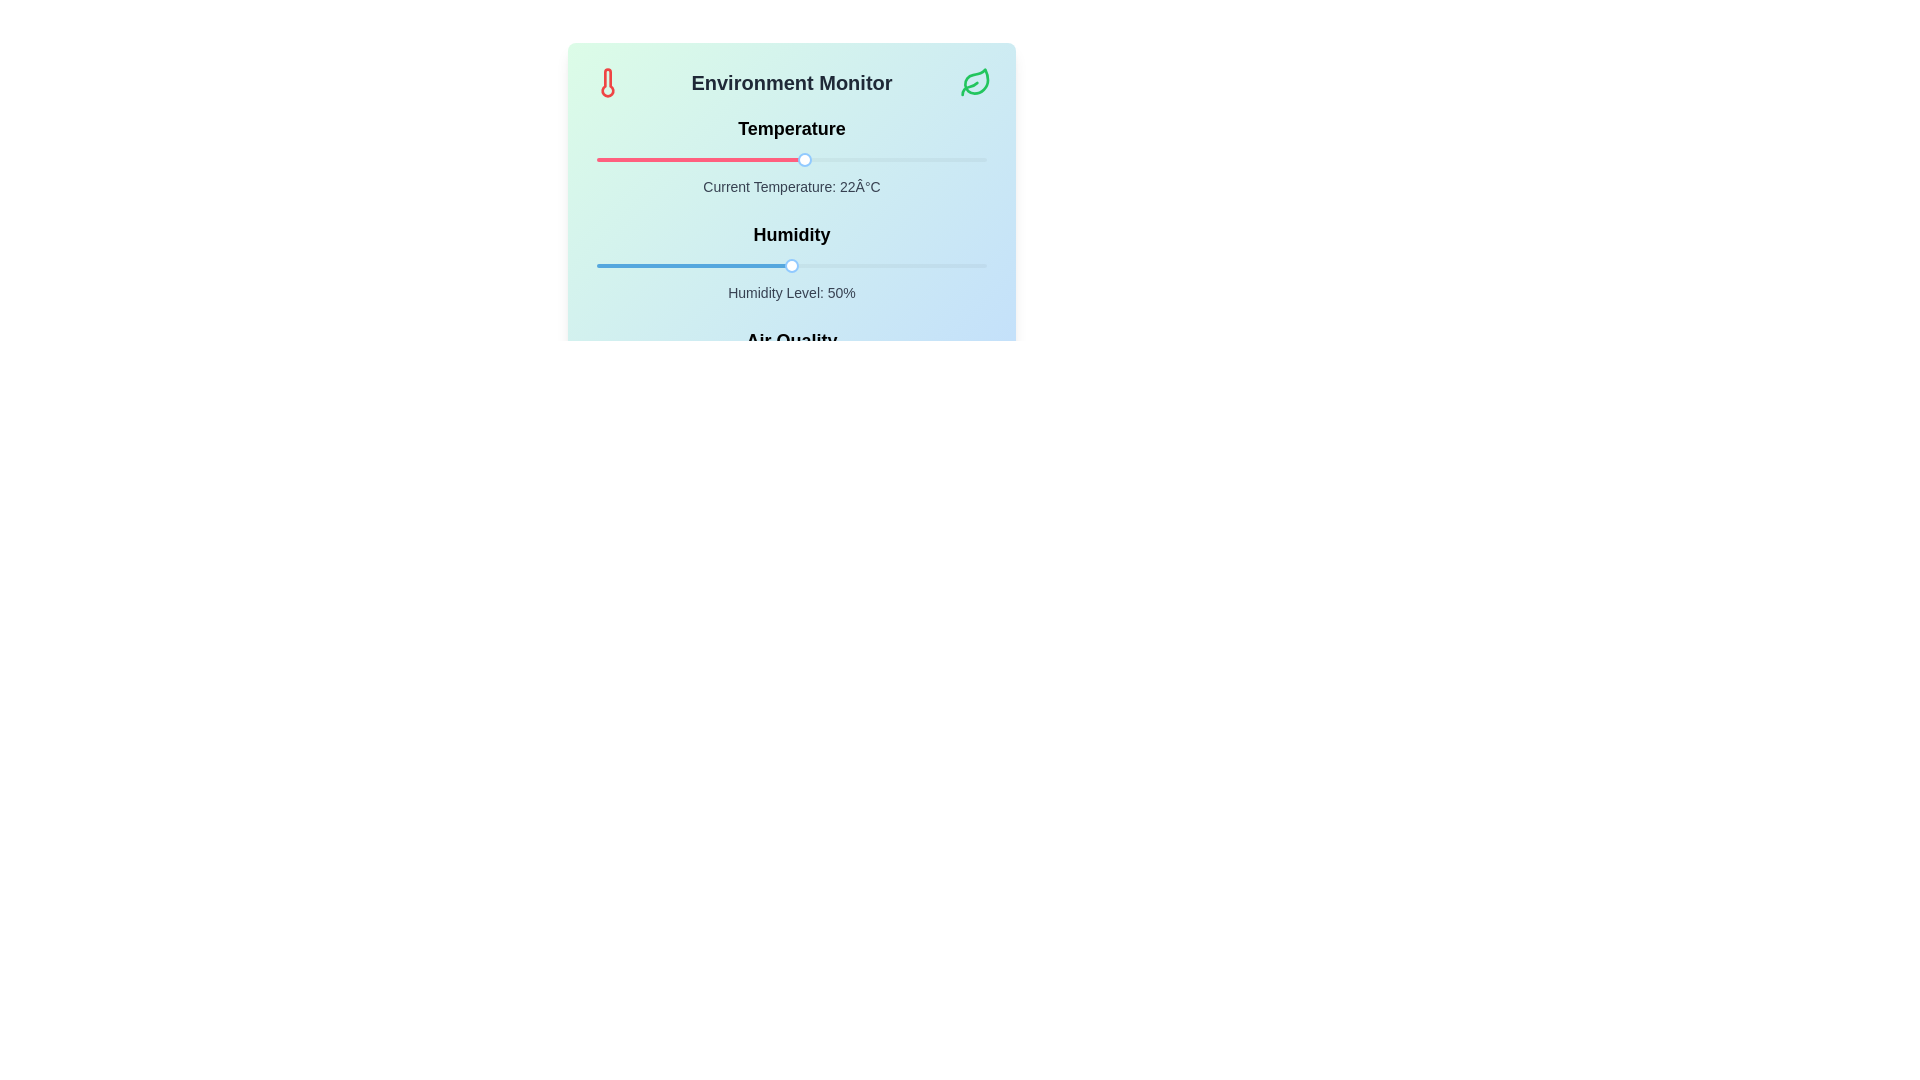 Image resolution: width=1920 pixels, height=1080 pixels. Describe the element at coordinates (927, 265) in the screenshot. I see `humidity` at that location.